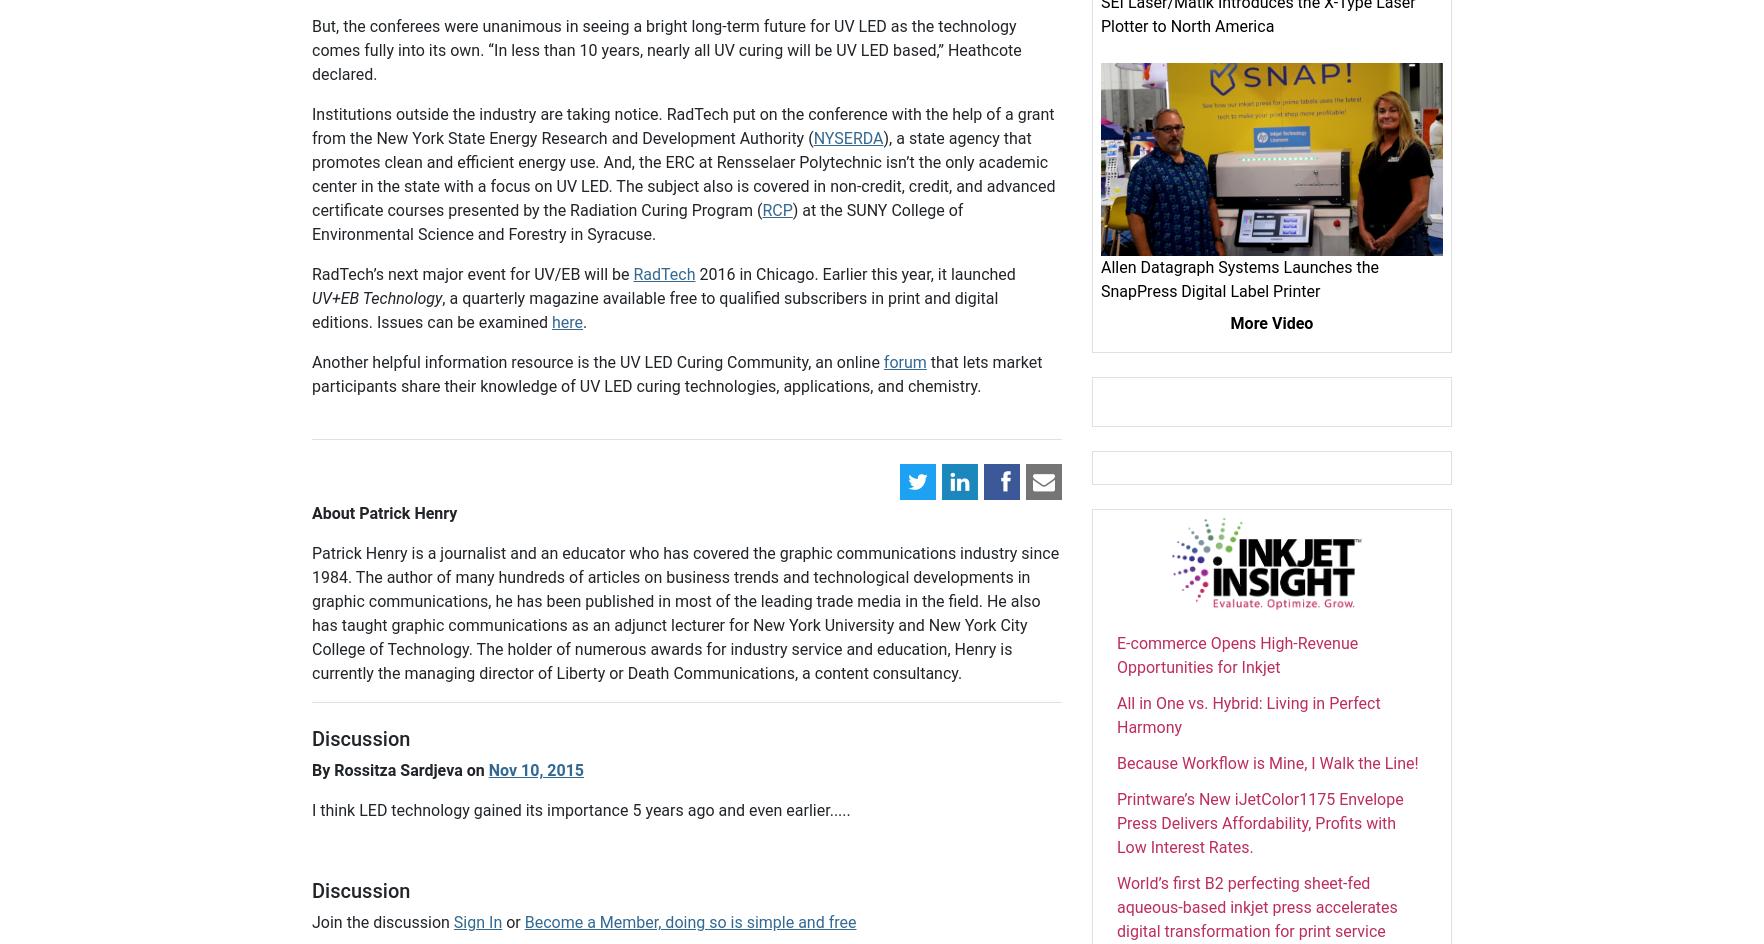 Image resolution: width=1764 pixels, height=944 pixels. Describe the element at coordinates (683, 174) in the screenshot. I see `'), a state agency that promotes clean and efficient energy use. And, the ERC at Rensselaer Polytechnic isn’t the only academic center in the state with a focus on UV LED. The subject also is covered in non-credit, credit, and advanced certificate courses presented by the Radiation Curing Program ('` at that location.